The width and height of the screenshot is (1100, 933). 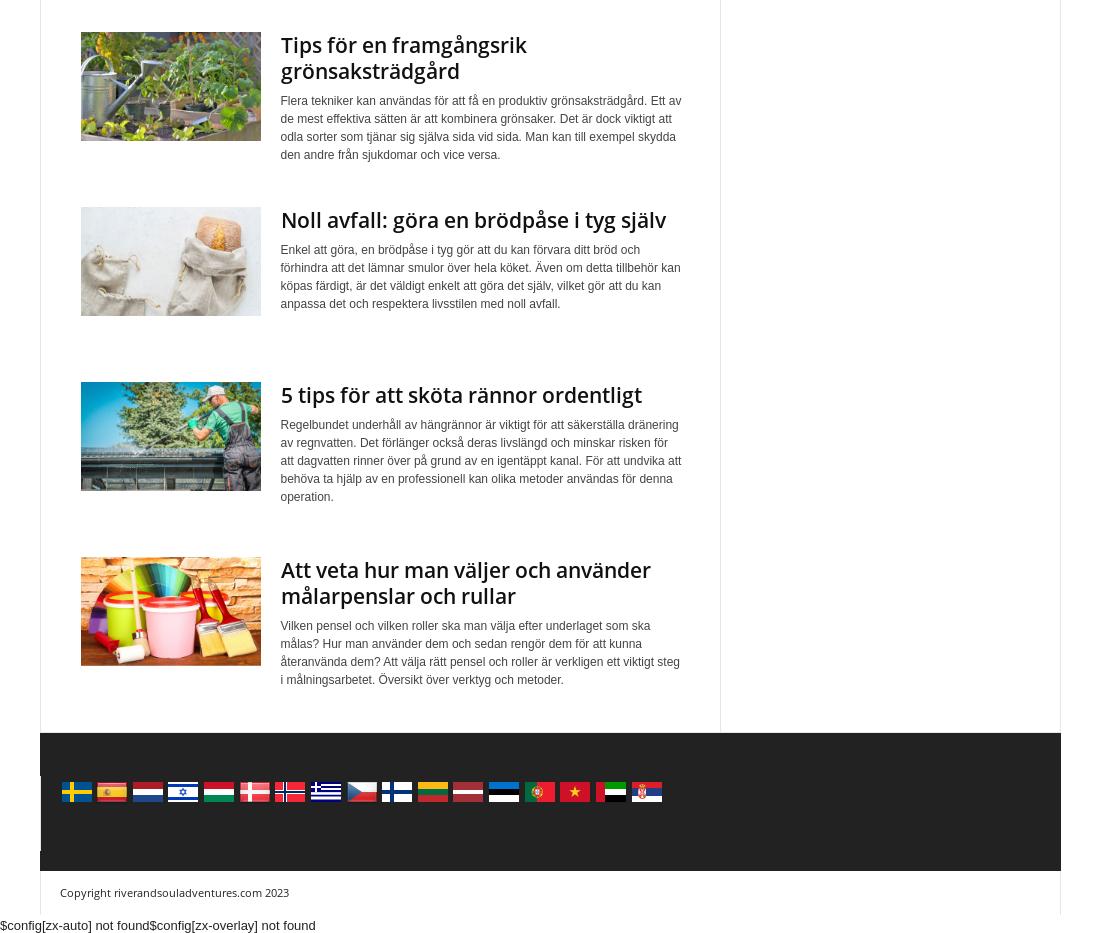 What do you see at coordinates (479, 277) in the screenshot?
I see `'Enkel att göra, en brödpåse i tyg gör att du kan förvara ditt bröd och förhindra att det lämnar smulor över hela köket. Även om detta tillbehör kan köpas färdigt, är det väldigt enkelt att göra det själv, vilket gör att du kan anpassa det och respektera livsstilen med noll avfall.'` at bounding box center [479, 277].